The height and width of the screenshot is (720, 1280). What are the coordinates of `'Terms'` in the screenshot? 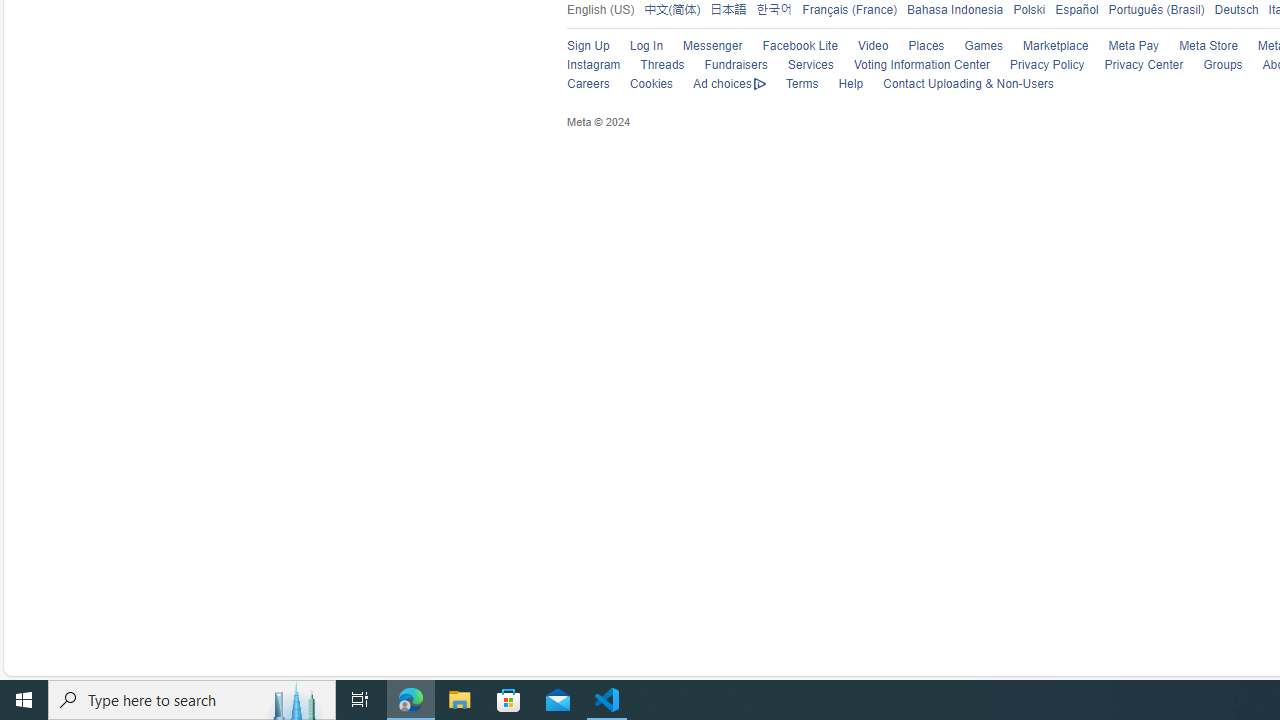 It's located at (791, 83).